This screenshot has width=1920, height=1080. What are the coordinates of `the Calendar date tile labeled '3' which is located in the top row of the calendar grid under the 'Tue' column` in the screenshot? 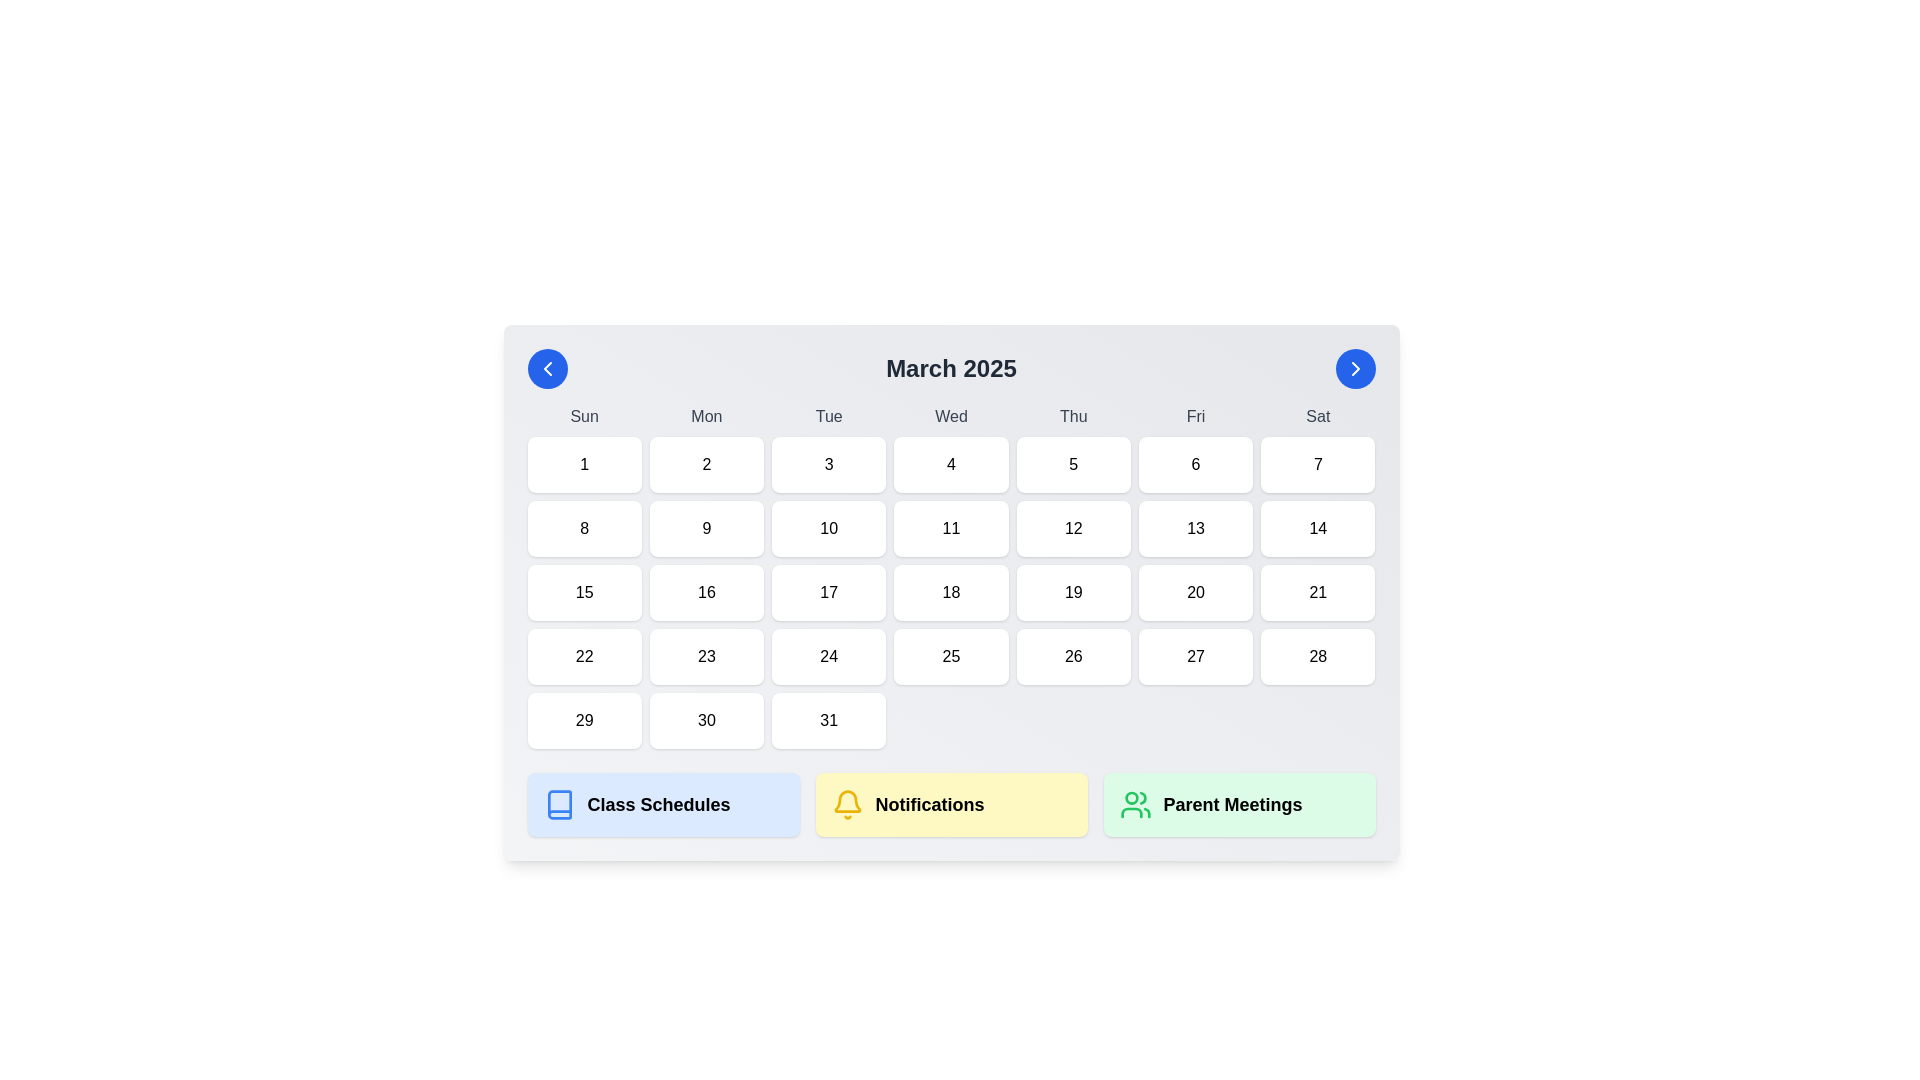 It's located at (829, 465).